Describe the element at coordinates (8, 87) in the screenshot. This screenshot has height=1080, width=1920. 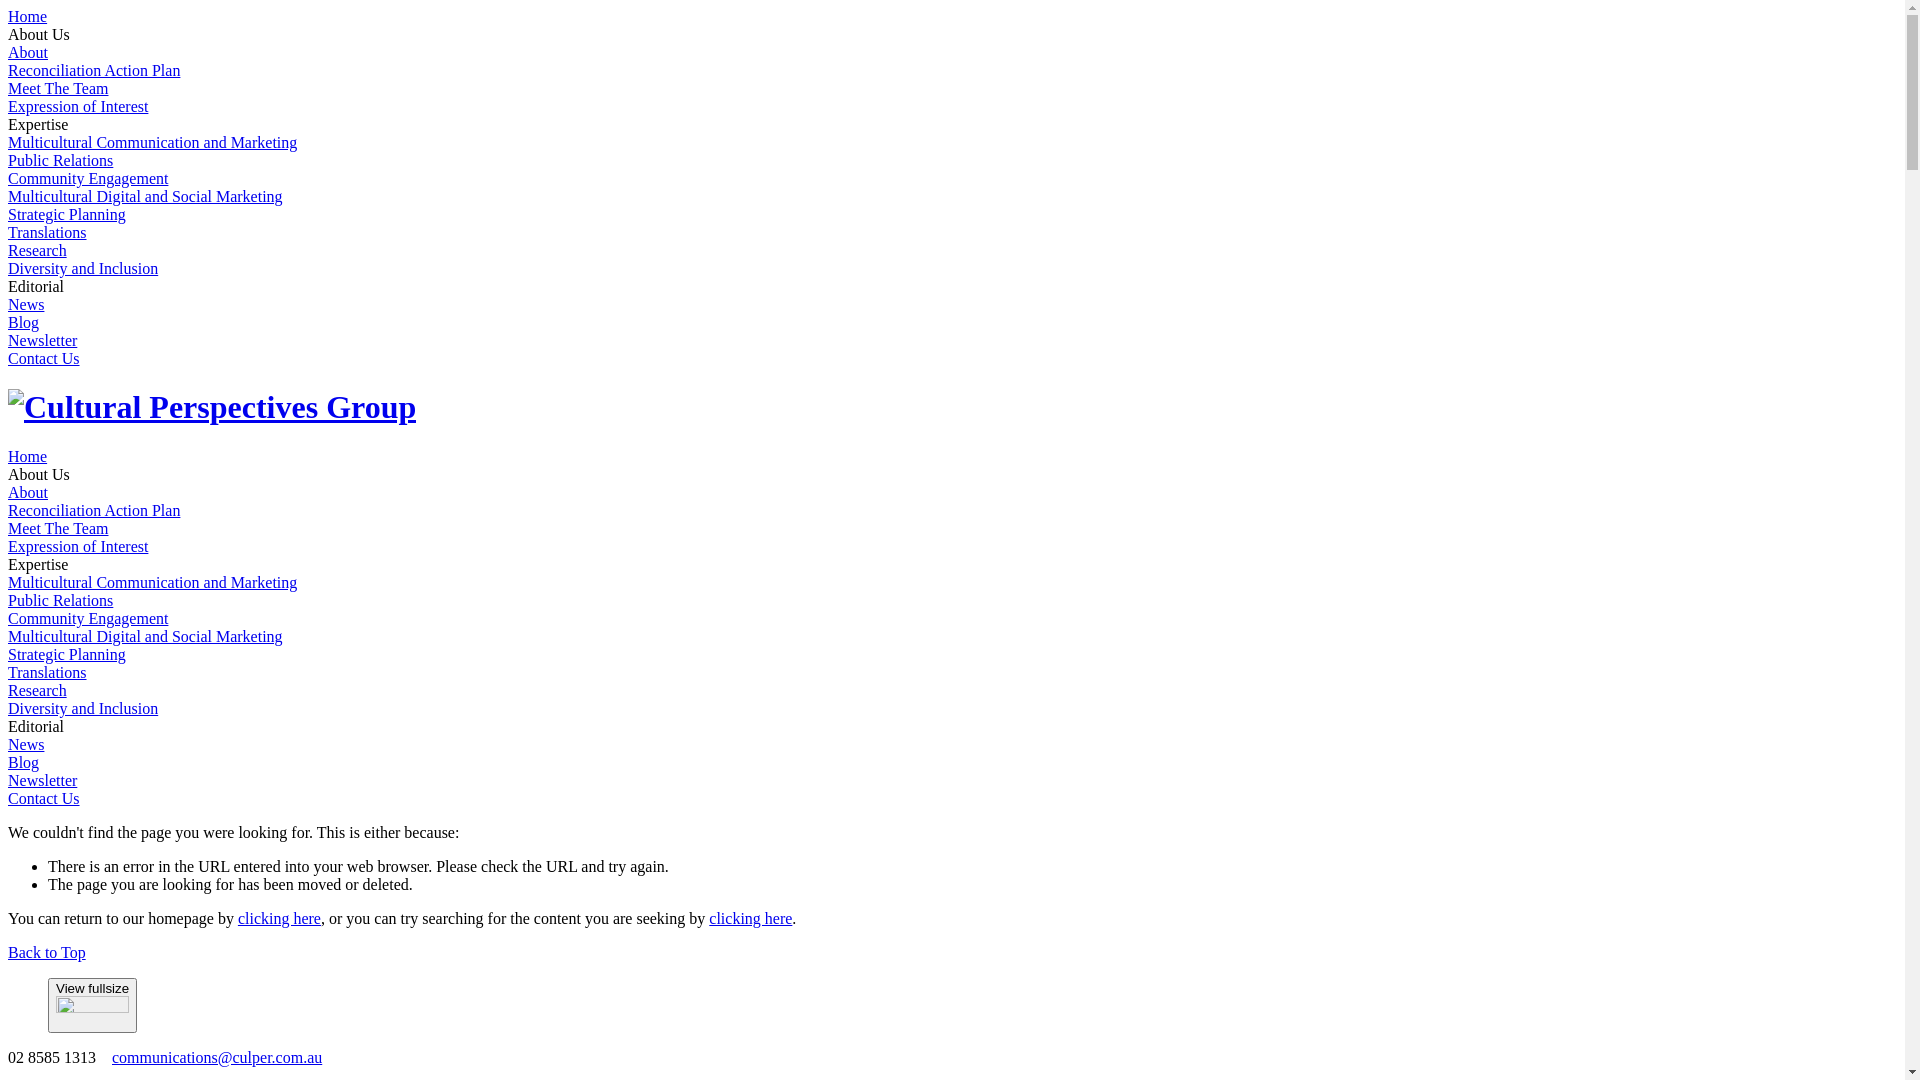
I see `'Meet The Team'` at that location.